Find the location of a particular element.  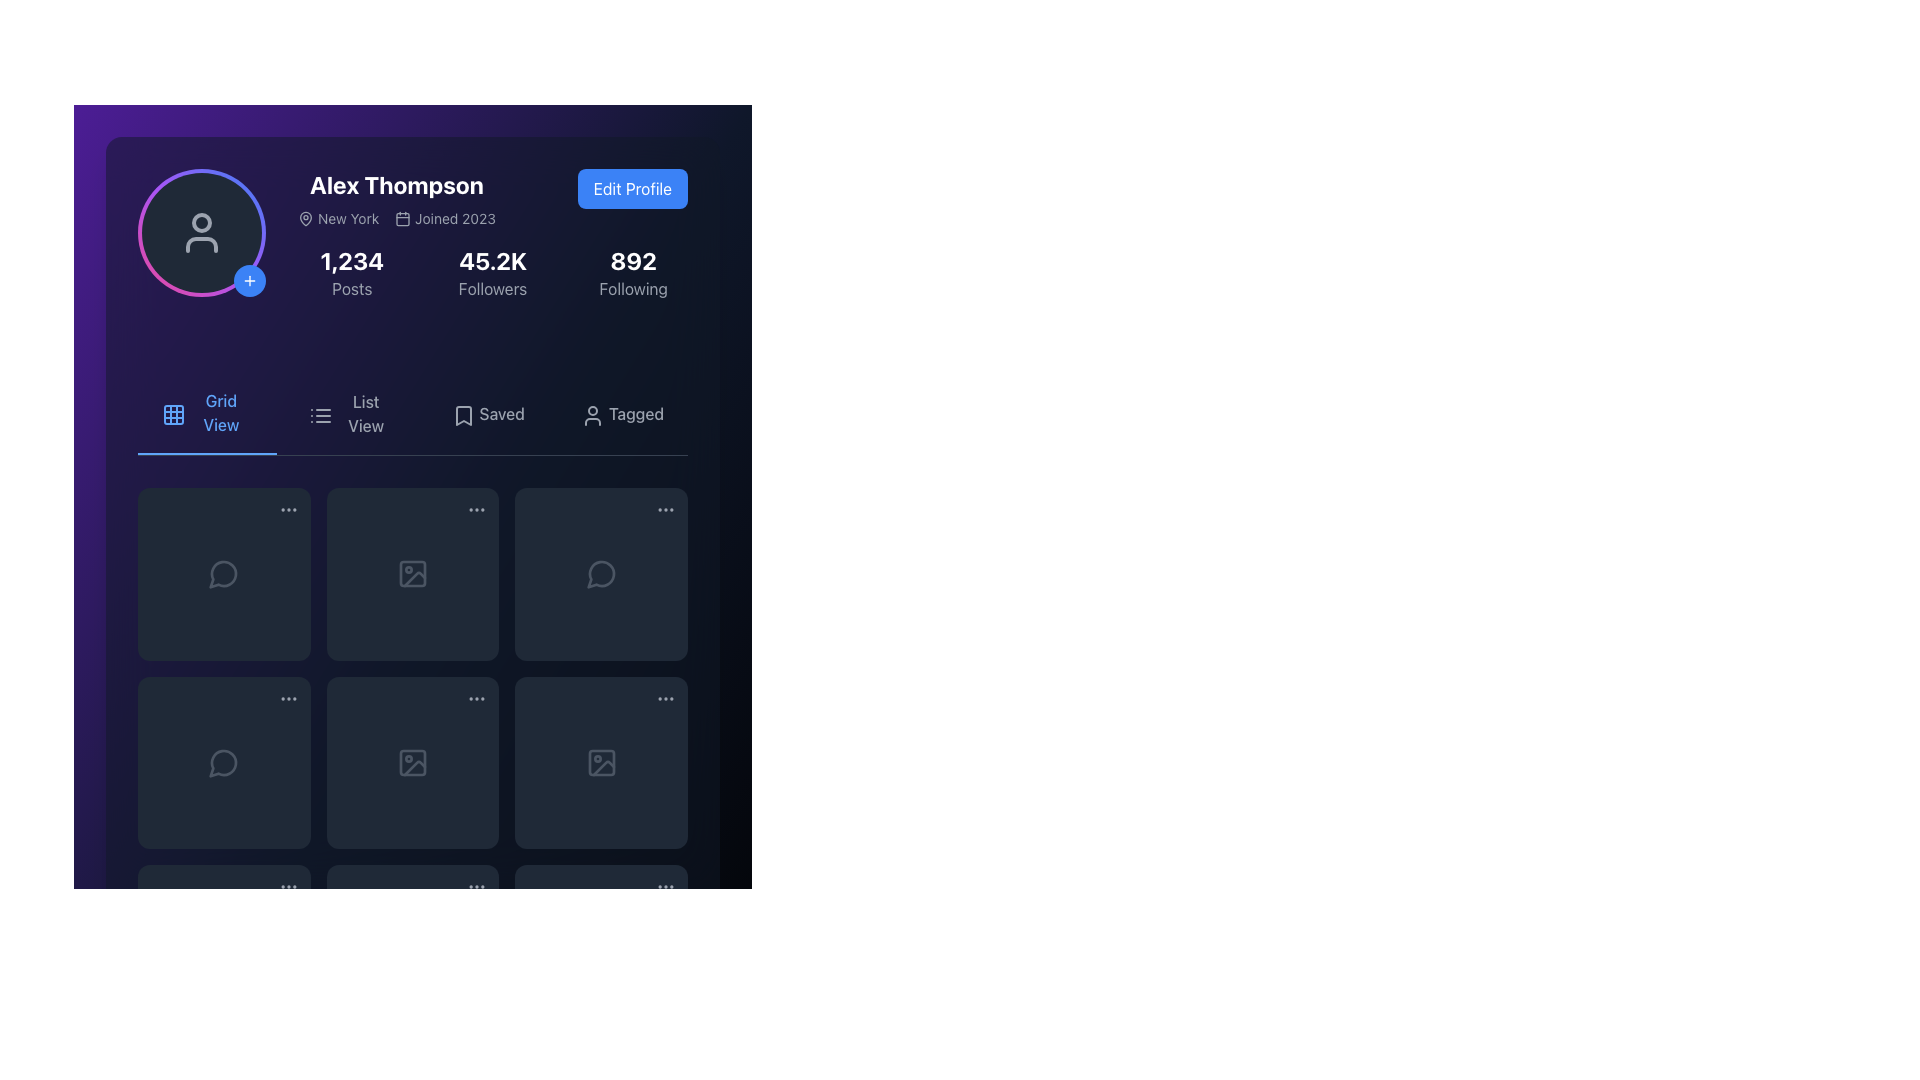

the icon representing the saved items section located in the navigation bar, positioned between the 'List View' icon and the 'Tagged' icon is located at coordinates (462, 415).